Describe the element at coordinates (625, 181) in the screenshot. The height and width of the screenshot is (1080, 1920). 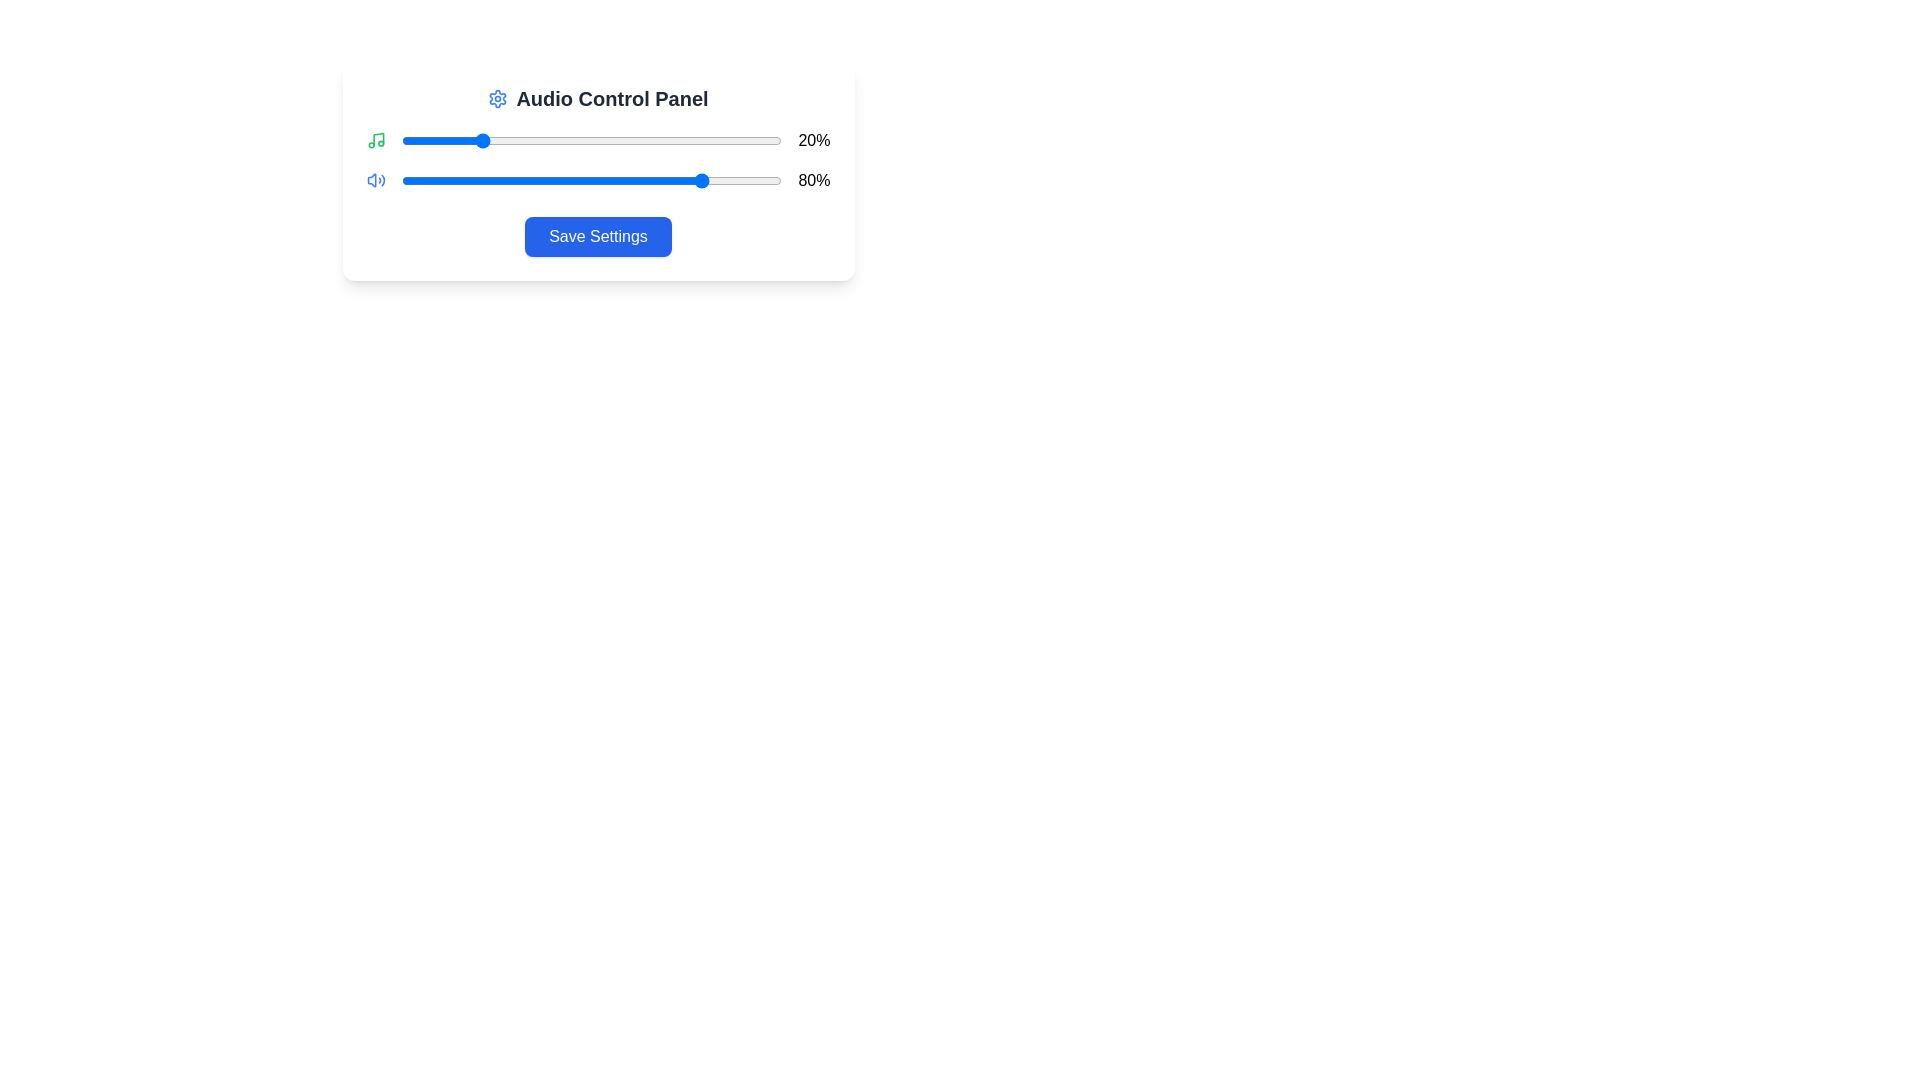
I see `the second volume slider to 59%` at that location.